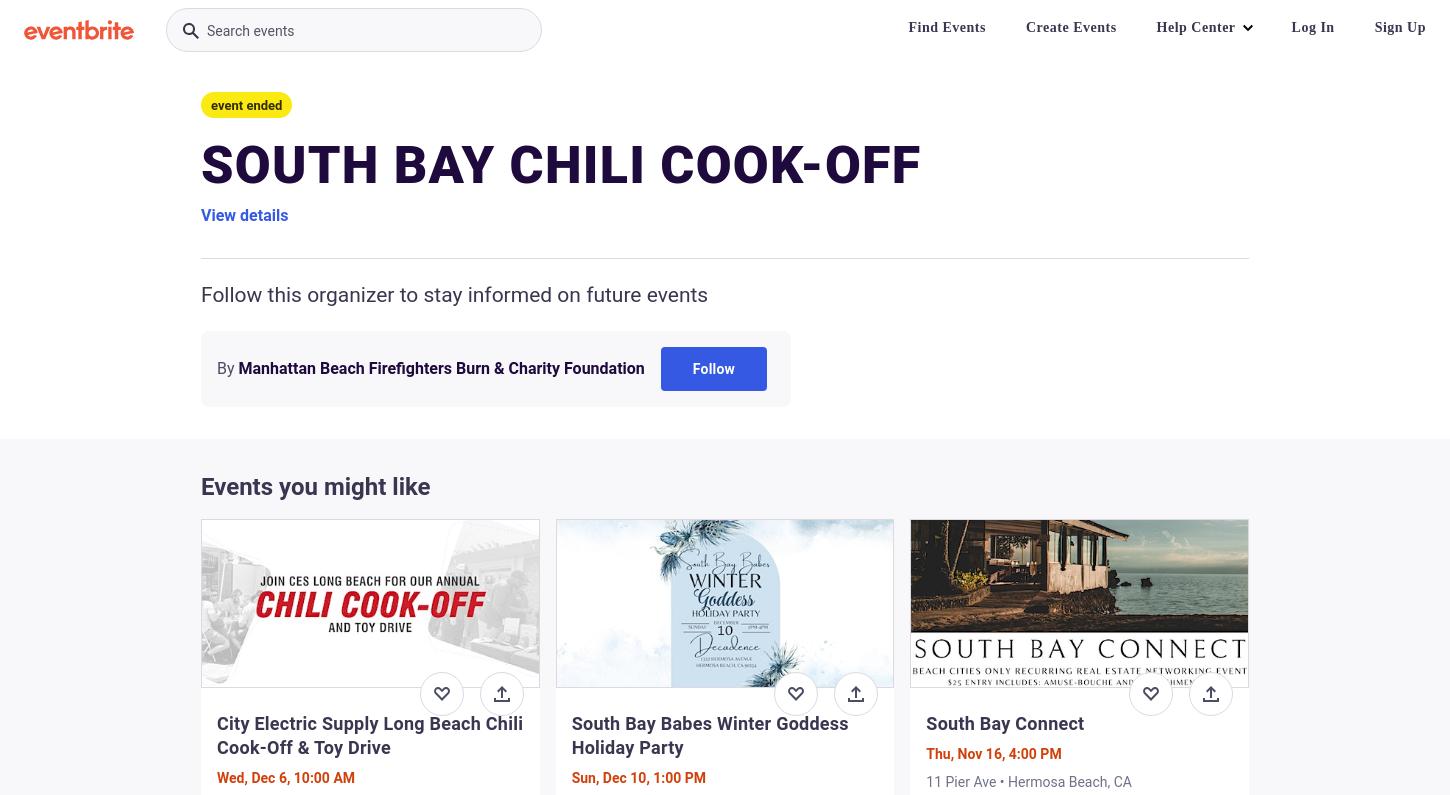  What do you see at coordinates (945, 26) in the screenshot?
I see `'Find Events'` at bounding box center [945, 26].